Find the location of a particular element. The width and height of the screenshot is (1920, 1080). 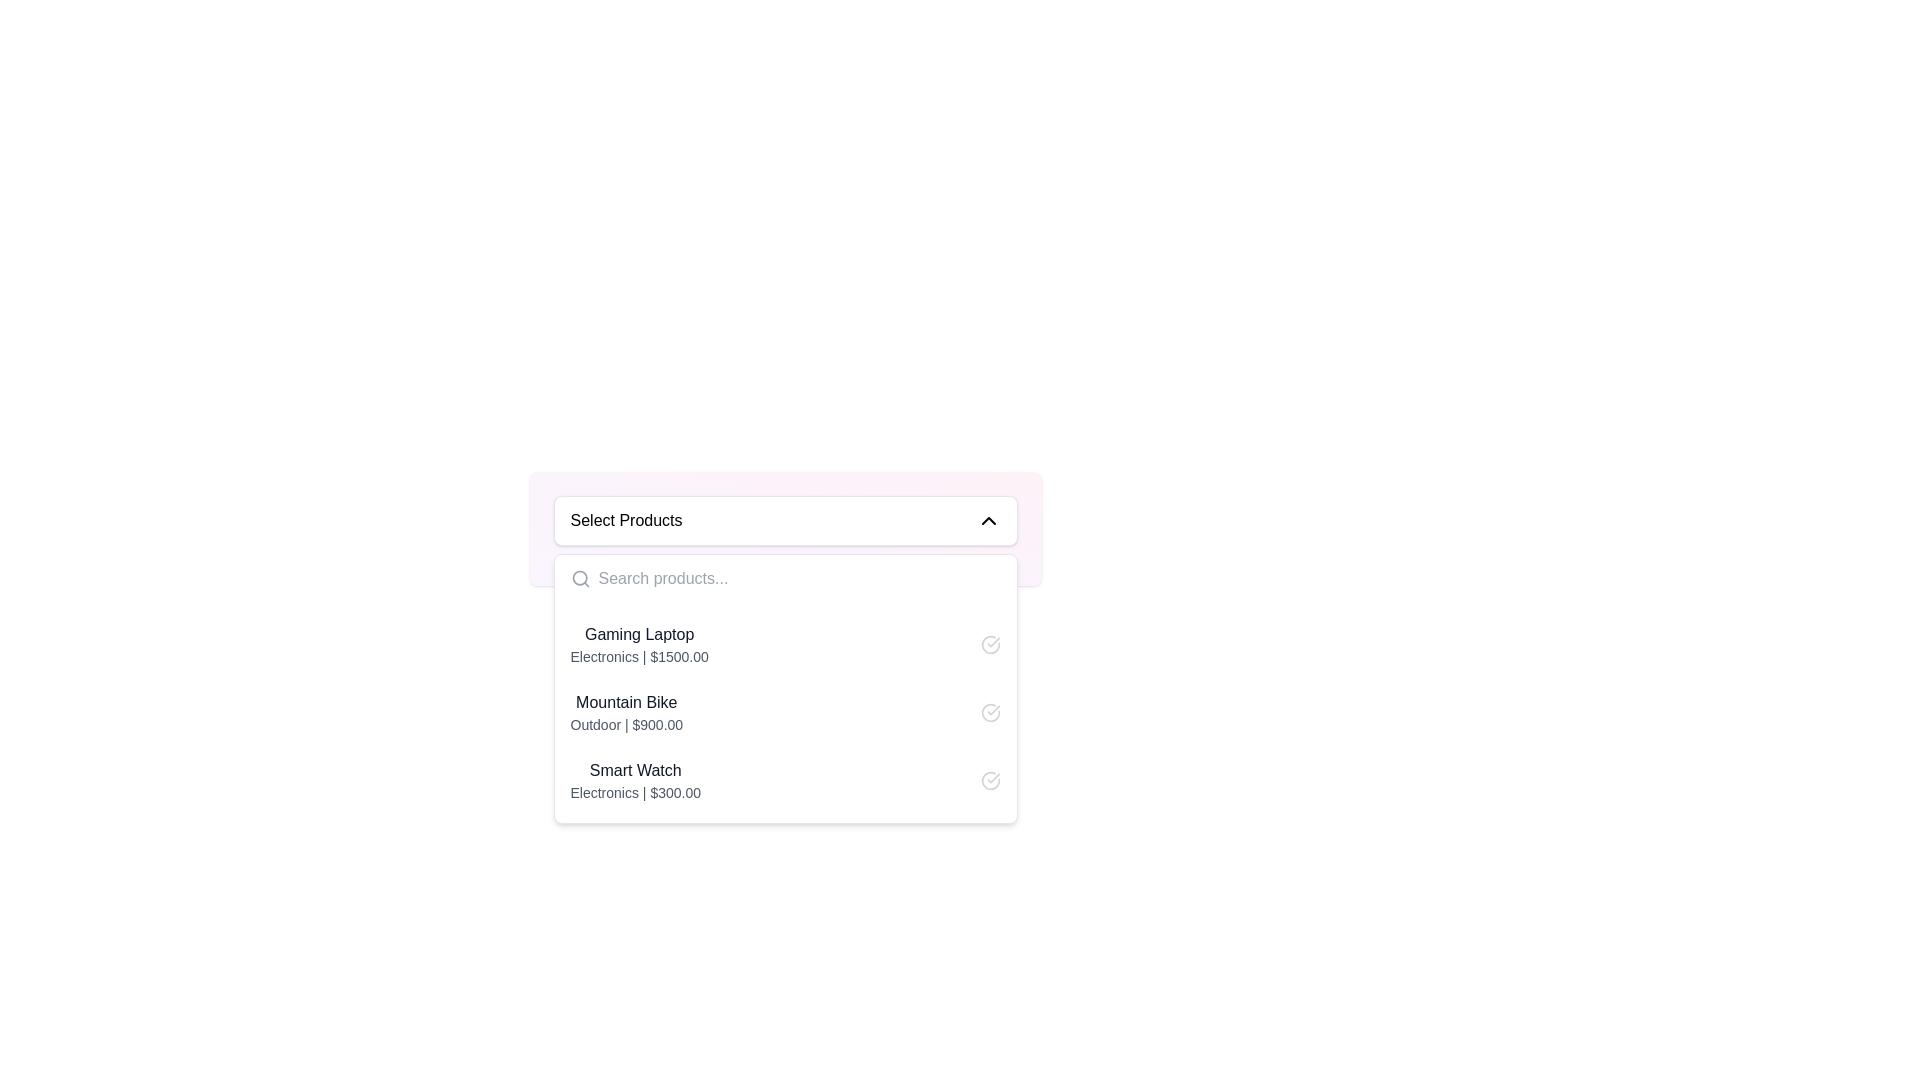

the status of the icon indicating the selection or availability of the item in the product listing titled 'Mountain Bike Outdoor | $900.00', located at the rightmost side of the listing is located at coordinates (990, 712).